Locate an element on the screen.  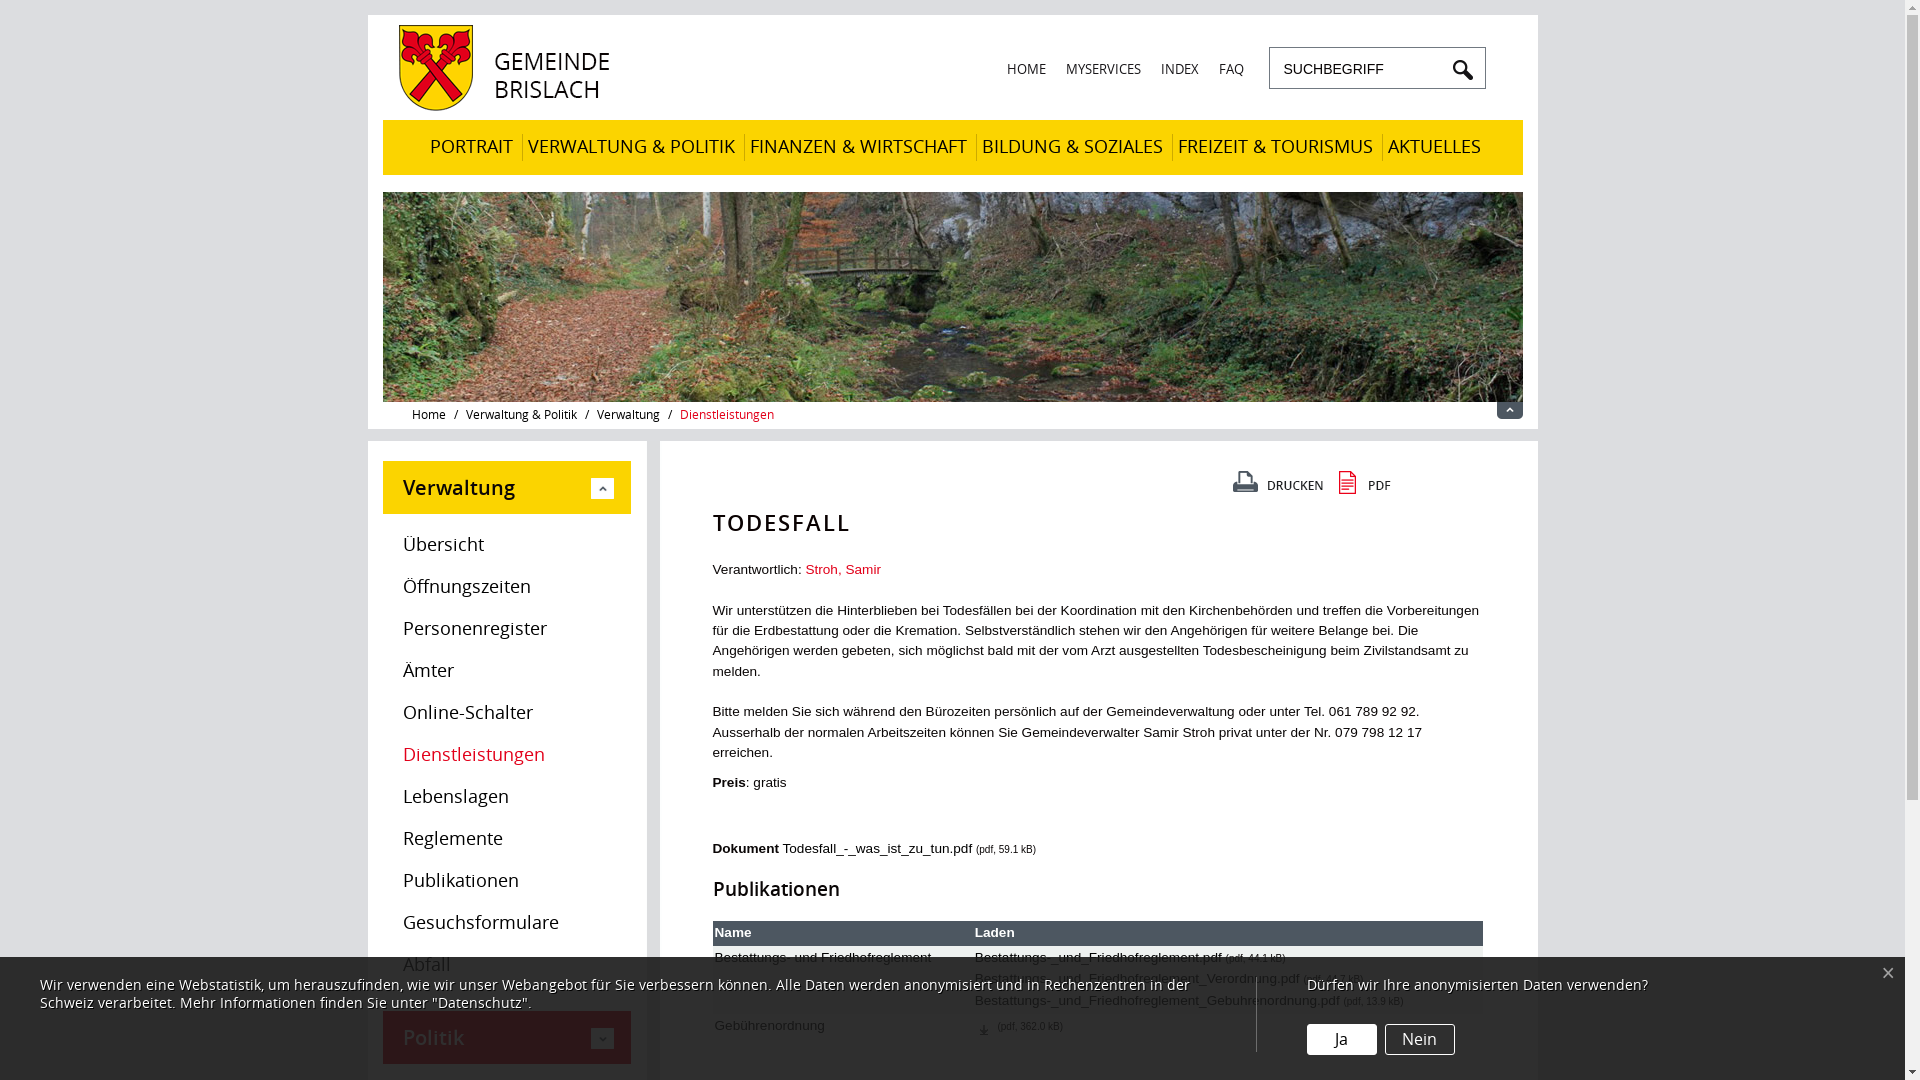
'Todesfall_-_was_ist_zu_tun.pdf' is located at coordinates (877, 848).